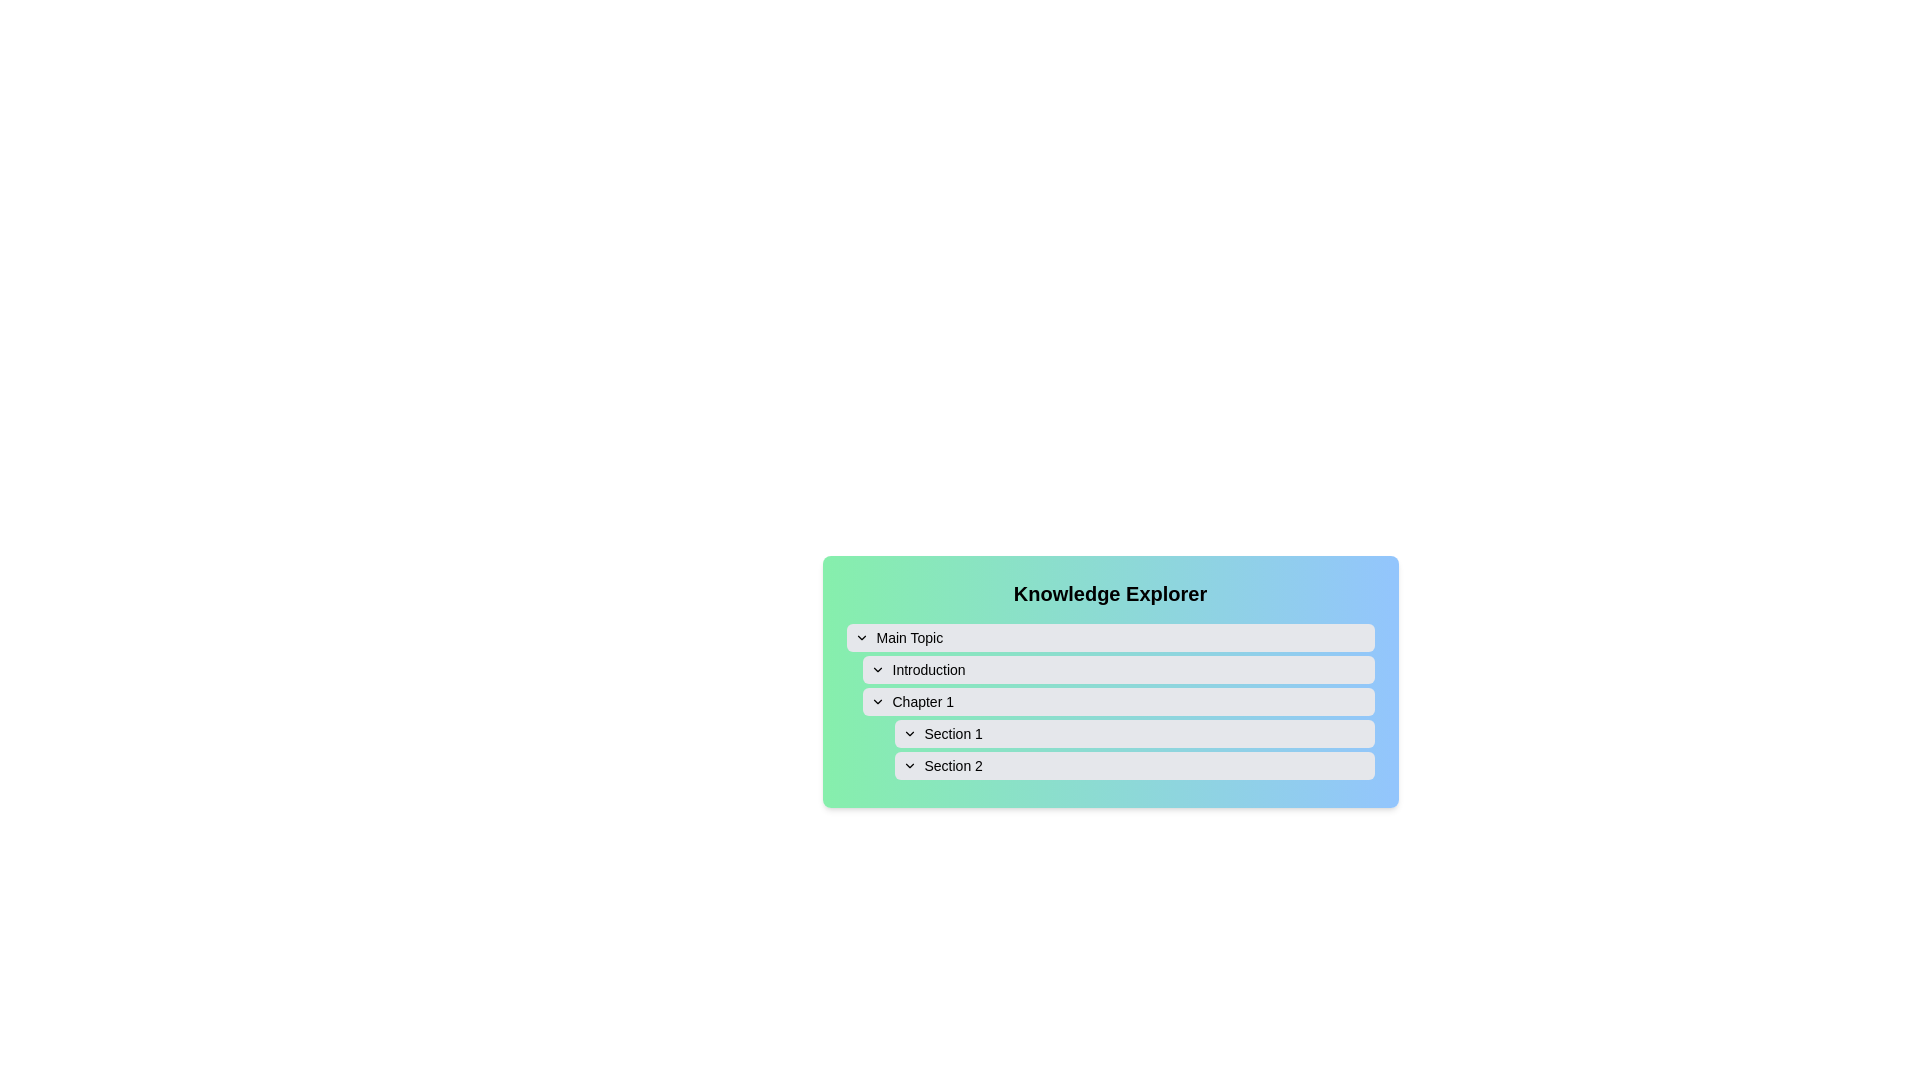 The width and height of the screenshot is (1920, 1080). What do you see at coordinates (928, 670) in the screenshot?
I see `the 'Introduction' text label in the navigation menu to observe any hover effects` at bounding box center [928, 670].